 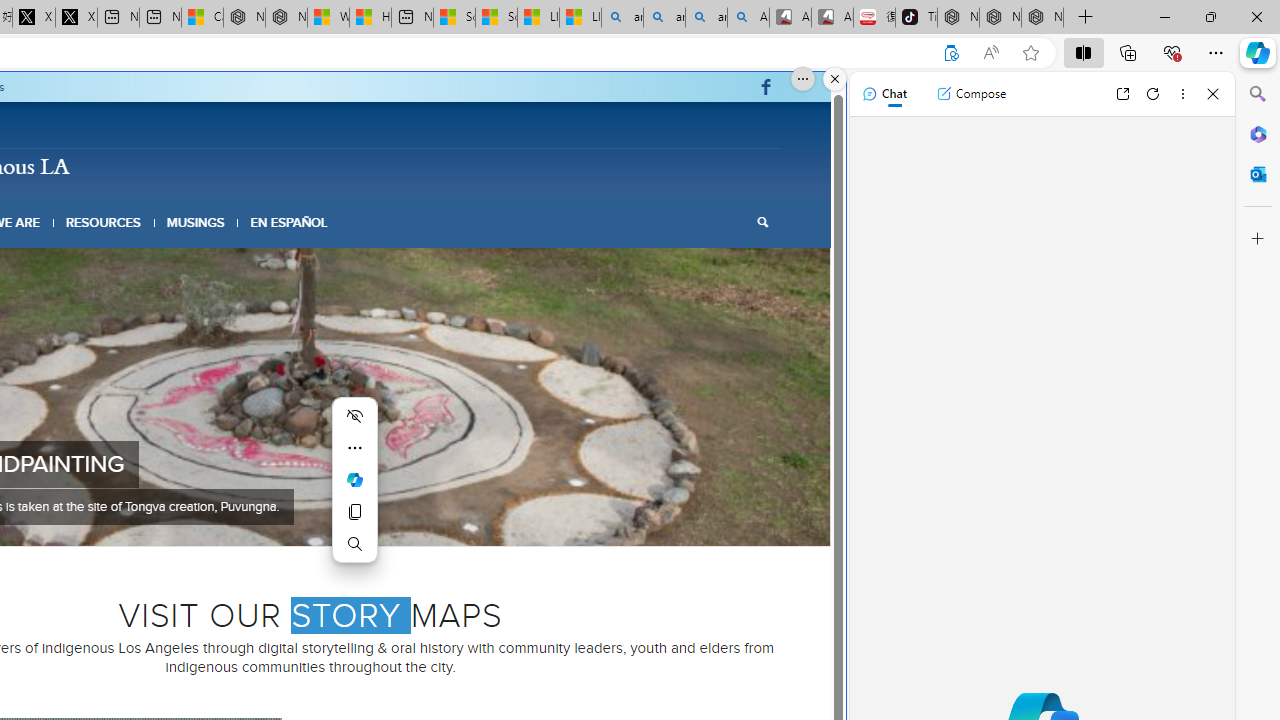 What do you see at coordinates (1164, 16) in the screenshot?
I see `'Minimize'` at bounding box center [1164, 16].